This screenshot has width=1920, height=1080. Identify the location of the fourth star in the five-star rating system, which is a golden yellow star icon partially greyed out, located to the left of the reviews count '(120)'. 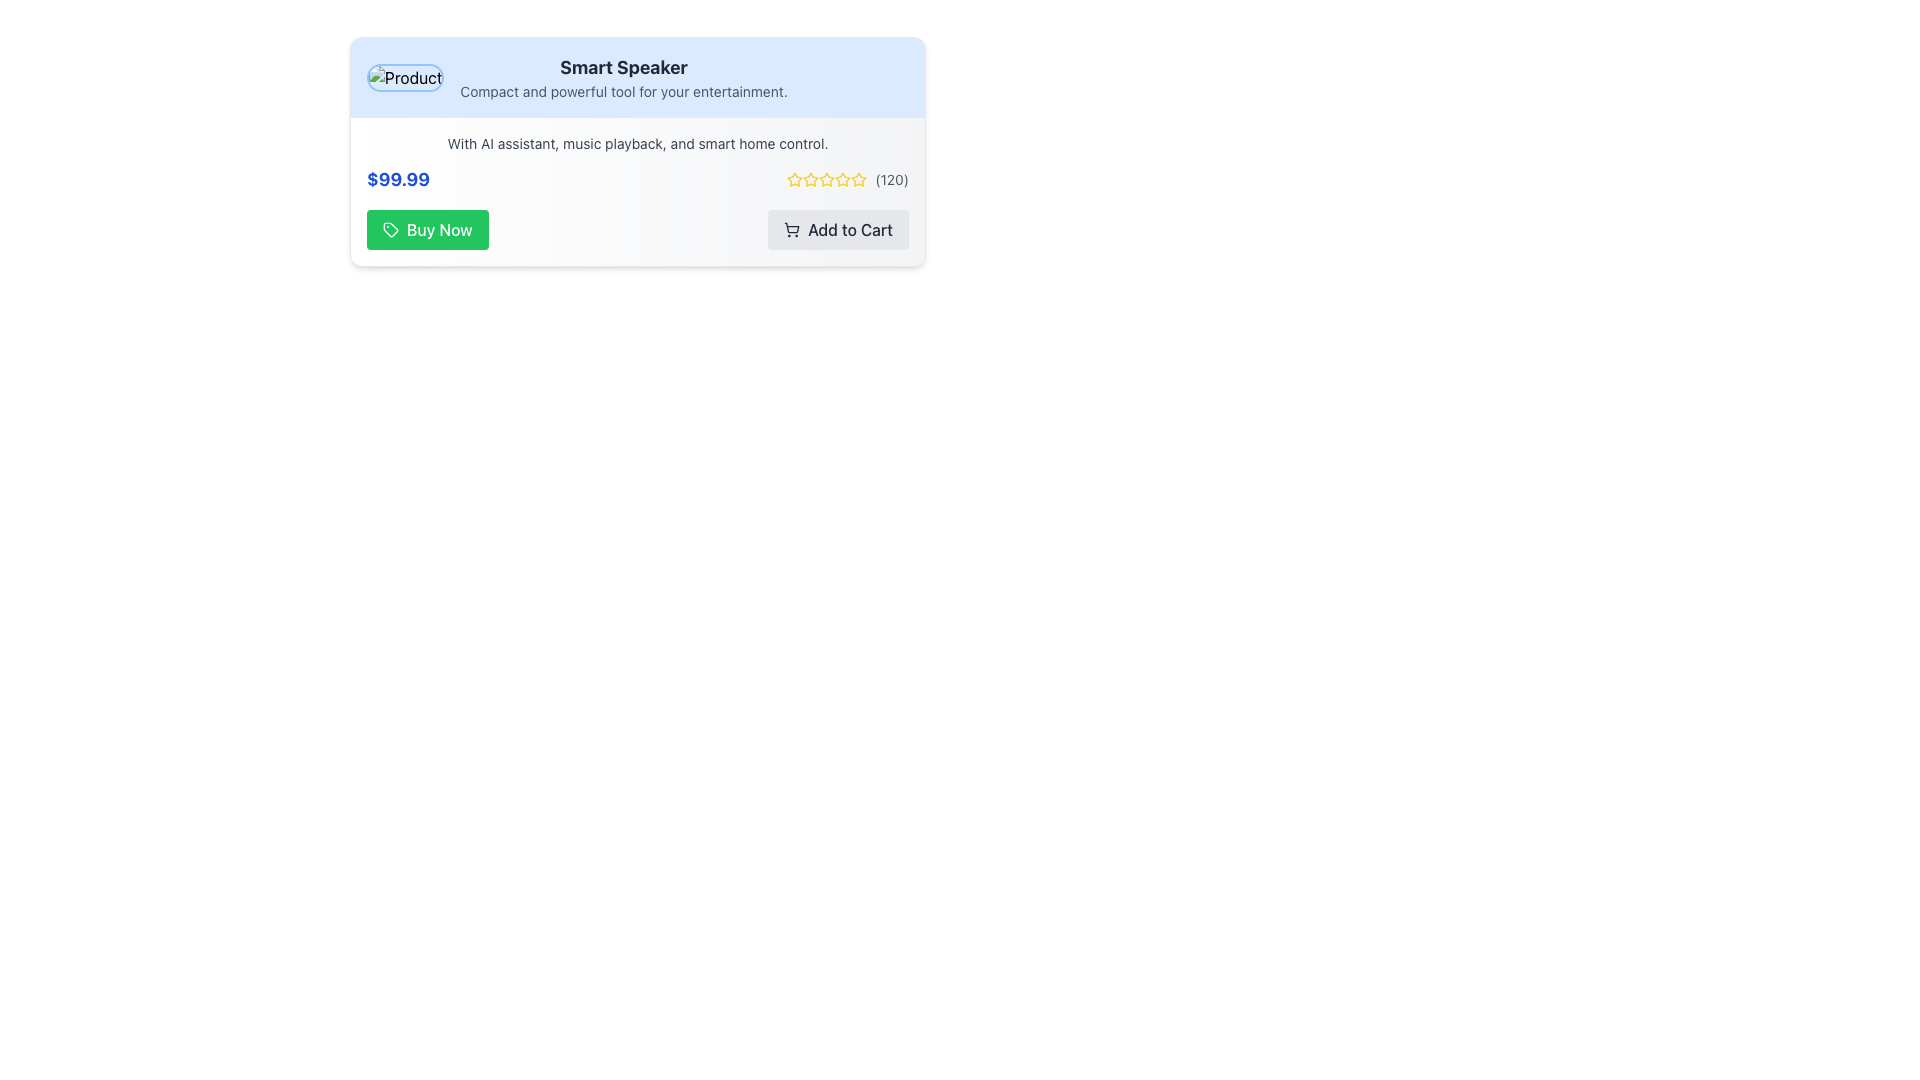
(827, 180).